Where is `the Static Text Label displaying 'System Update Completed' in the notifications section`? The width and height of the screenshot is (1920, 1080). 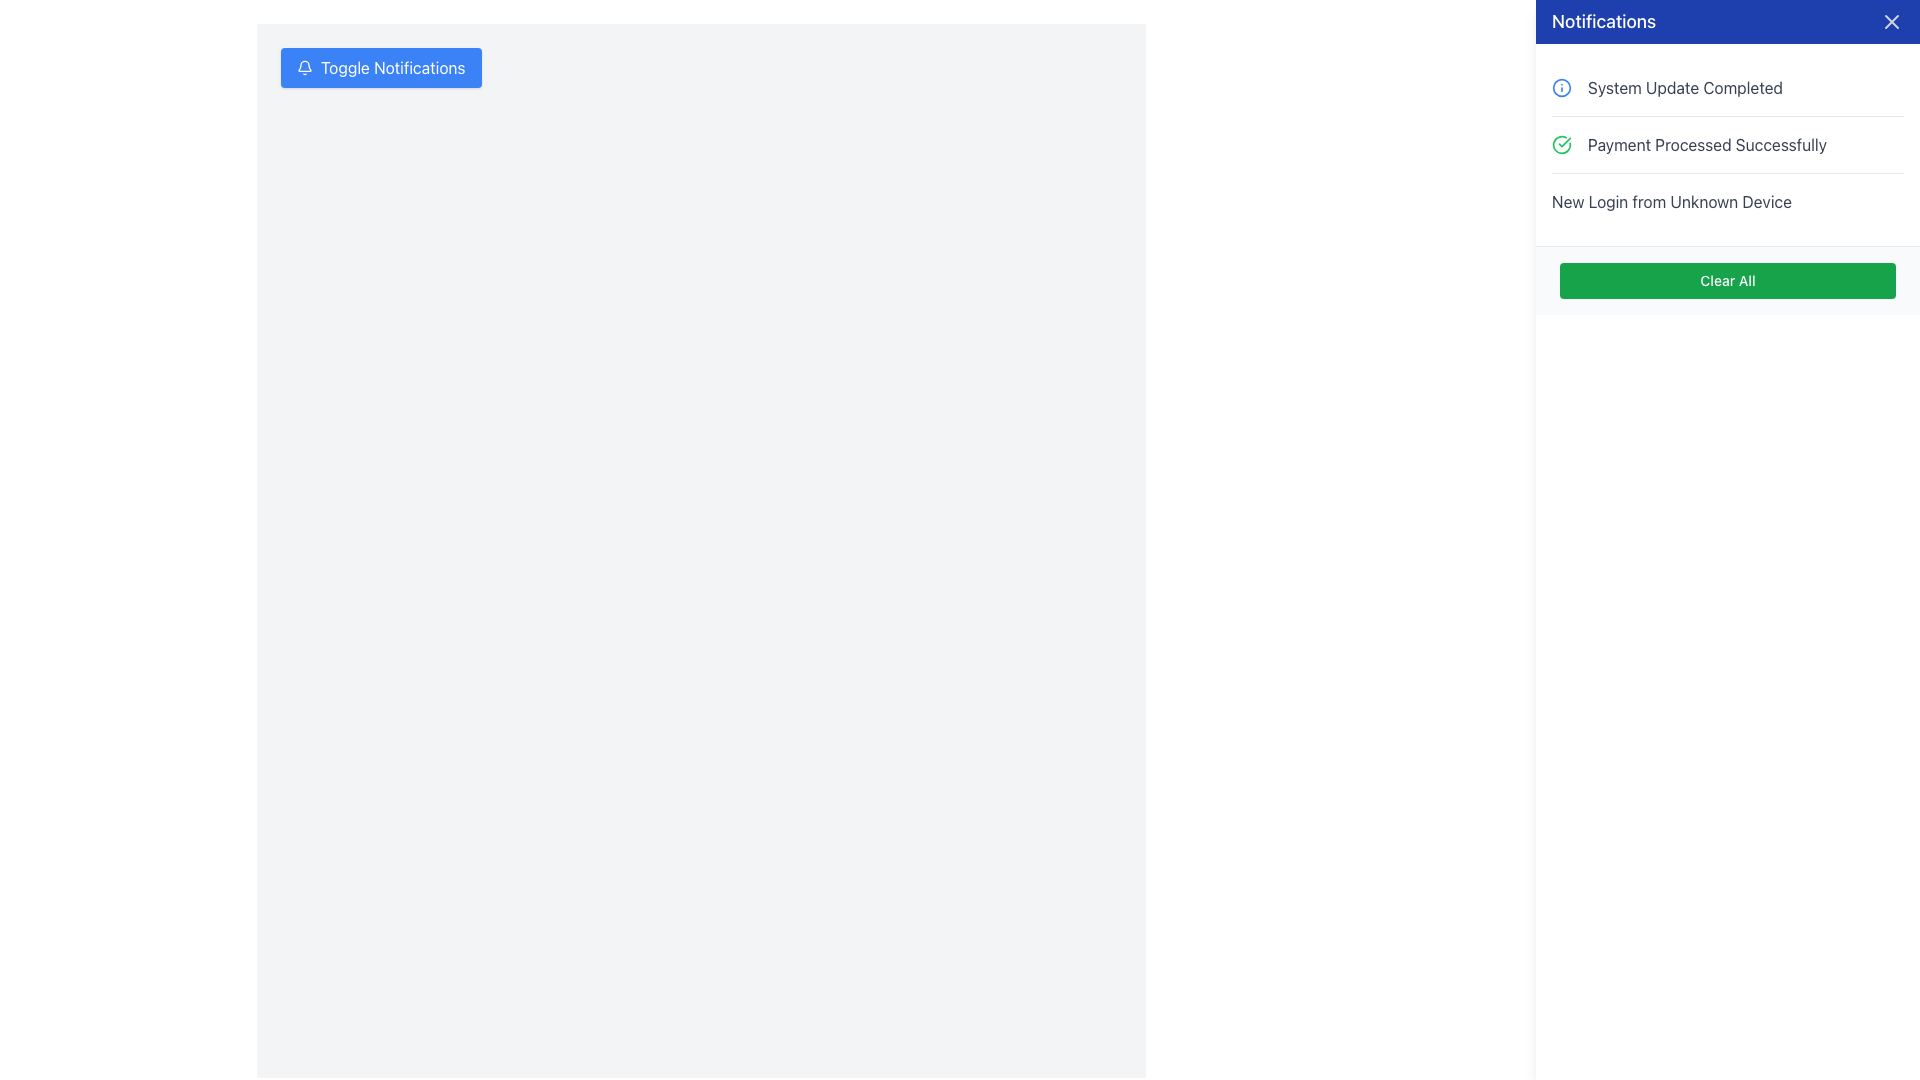 the Static Text Label displaying 'System Update Completed' in the notifications section is located at coordinates (1684, 87).